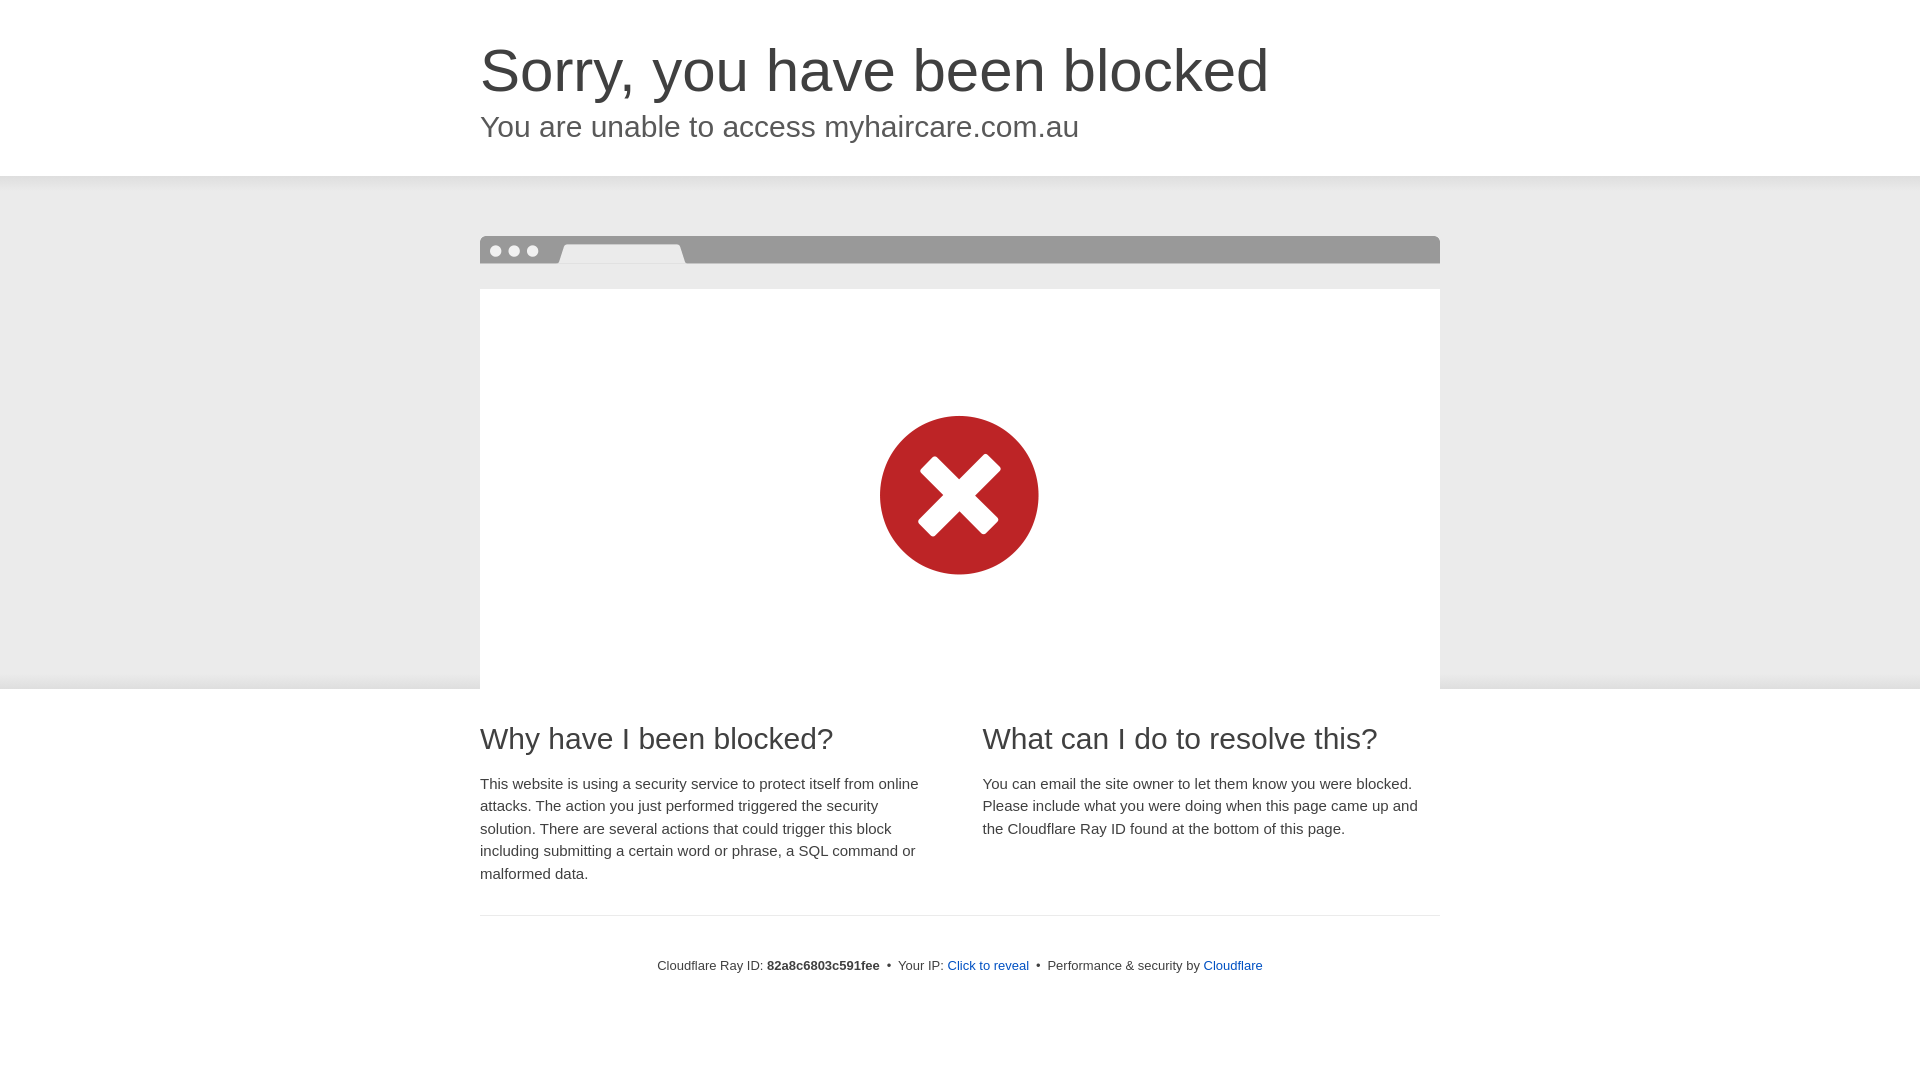  Describe the element at coordinates (988, 964) in the screenshot. I see `'Click to reveal'` at that location.